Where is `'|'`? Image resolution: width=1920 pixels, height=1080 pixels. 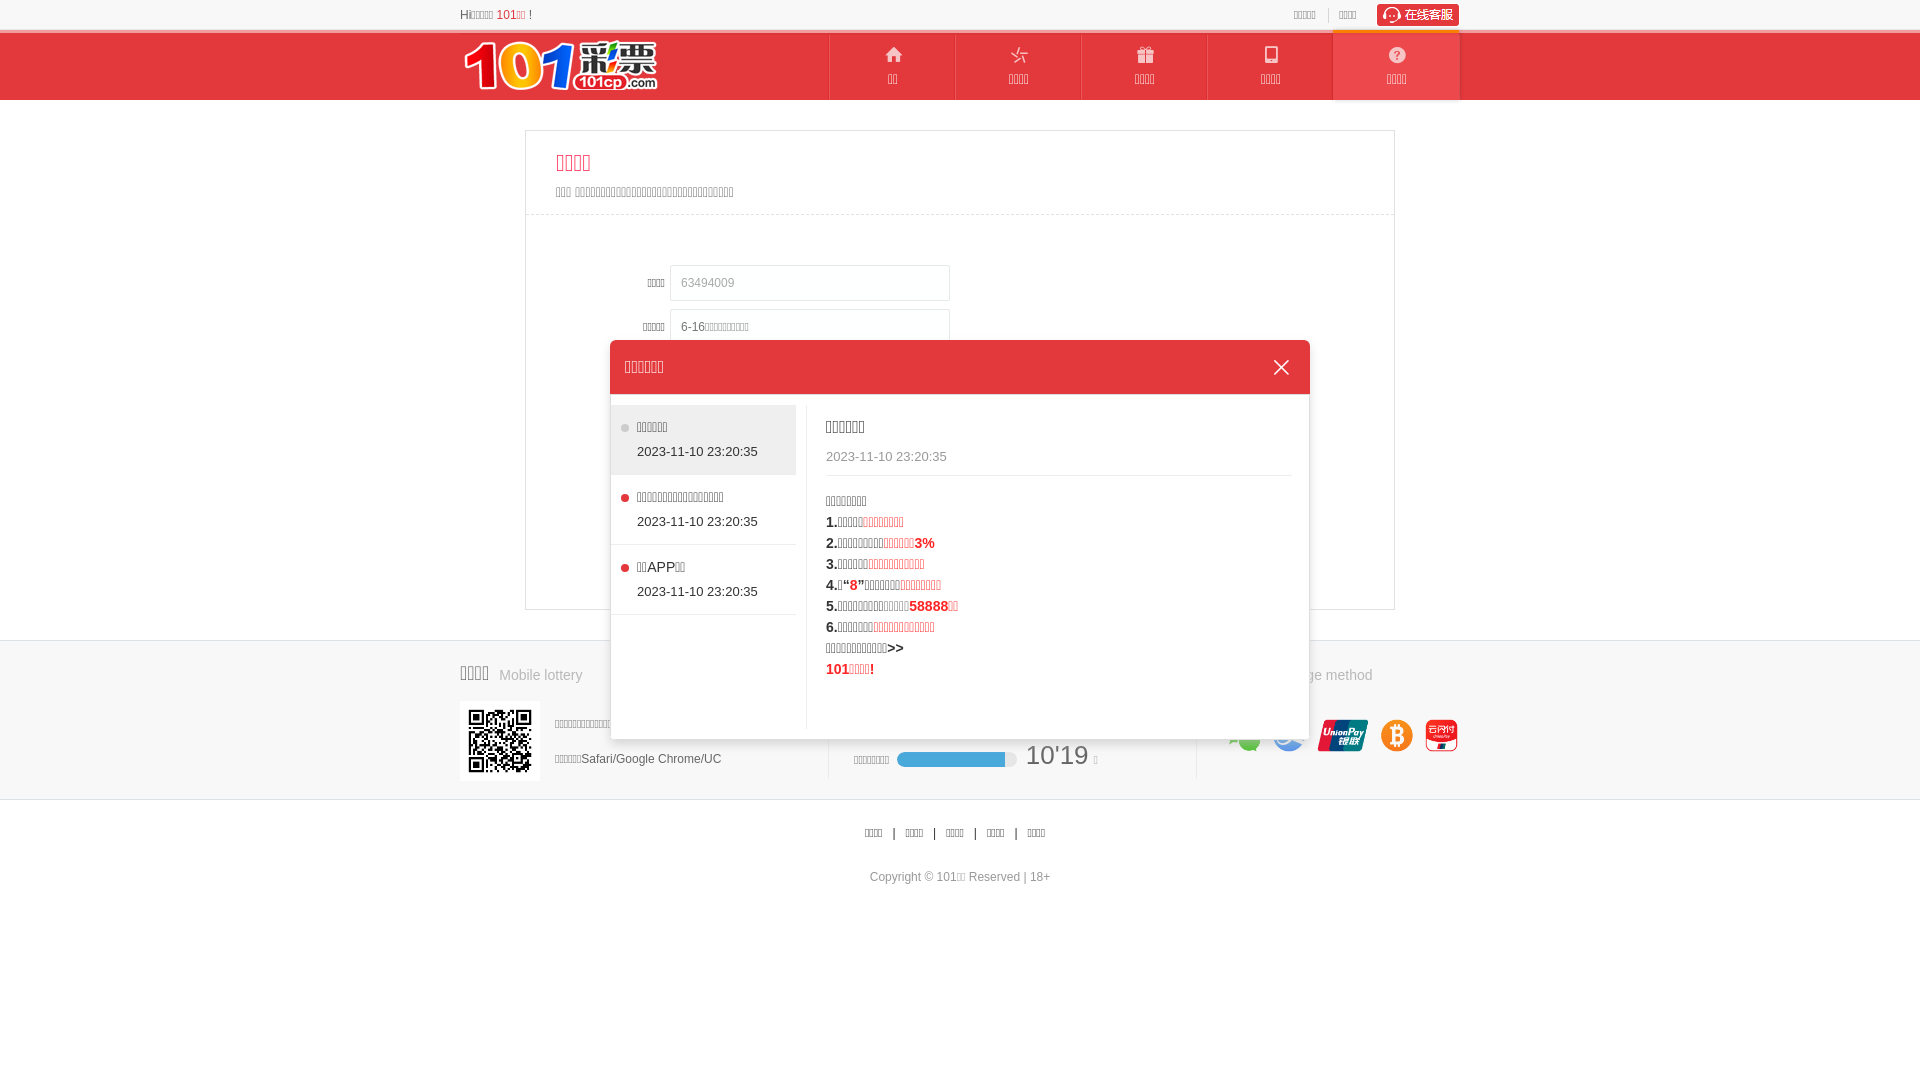
'|' is located at coordinates (1015, 833).